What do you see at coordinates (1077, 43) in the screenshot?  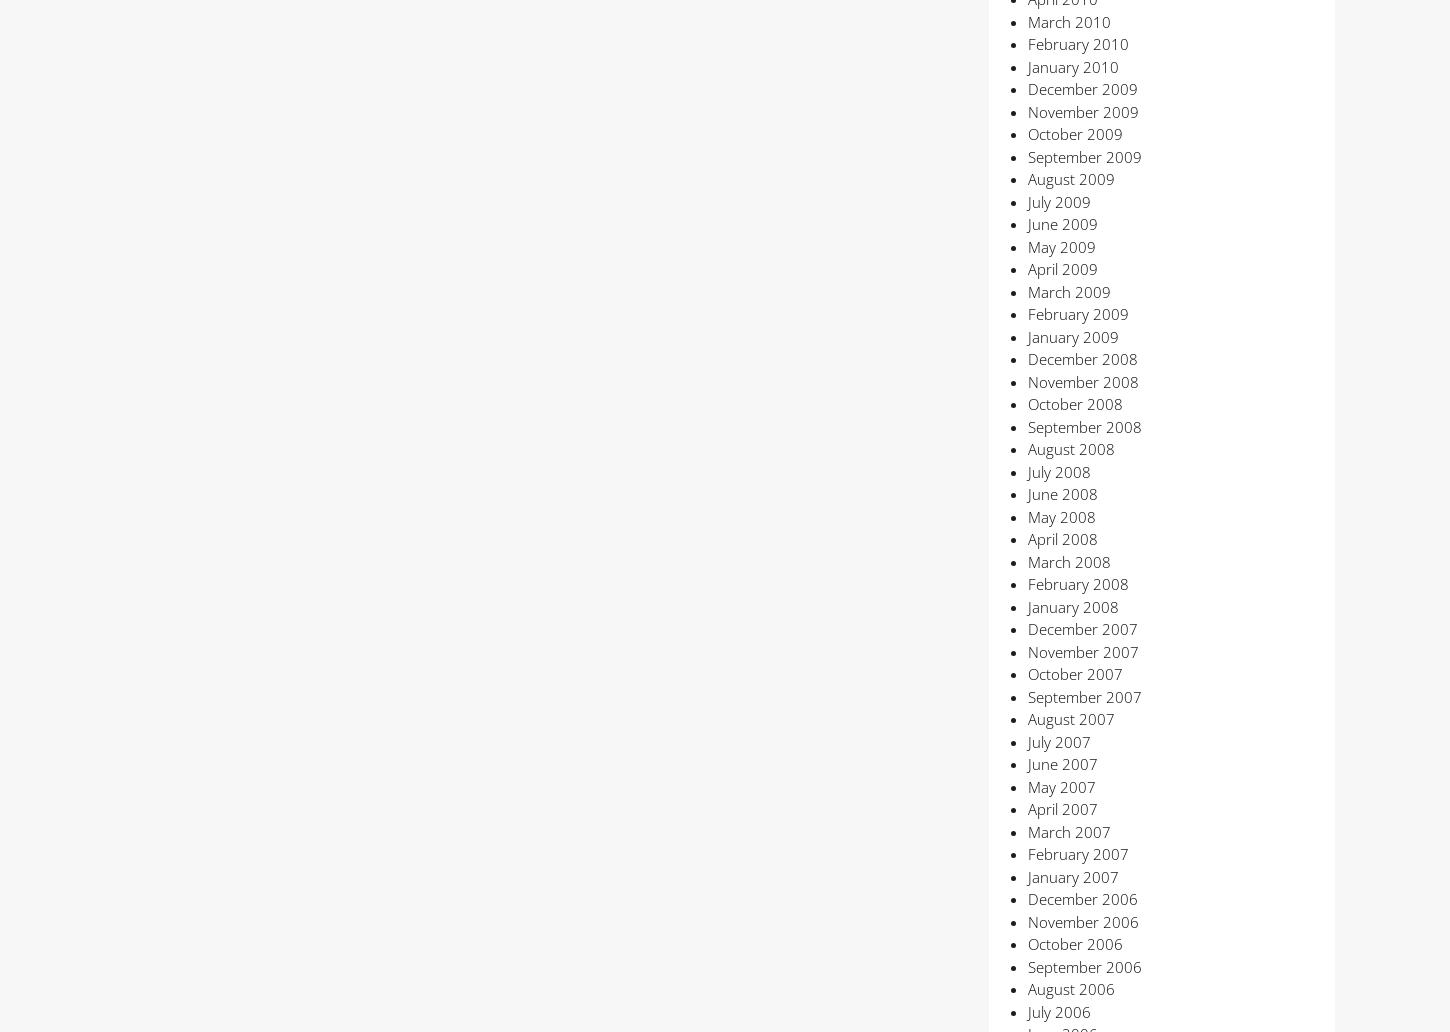 I see `'February 2010'` at bounding box center [1077, 43].